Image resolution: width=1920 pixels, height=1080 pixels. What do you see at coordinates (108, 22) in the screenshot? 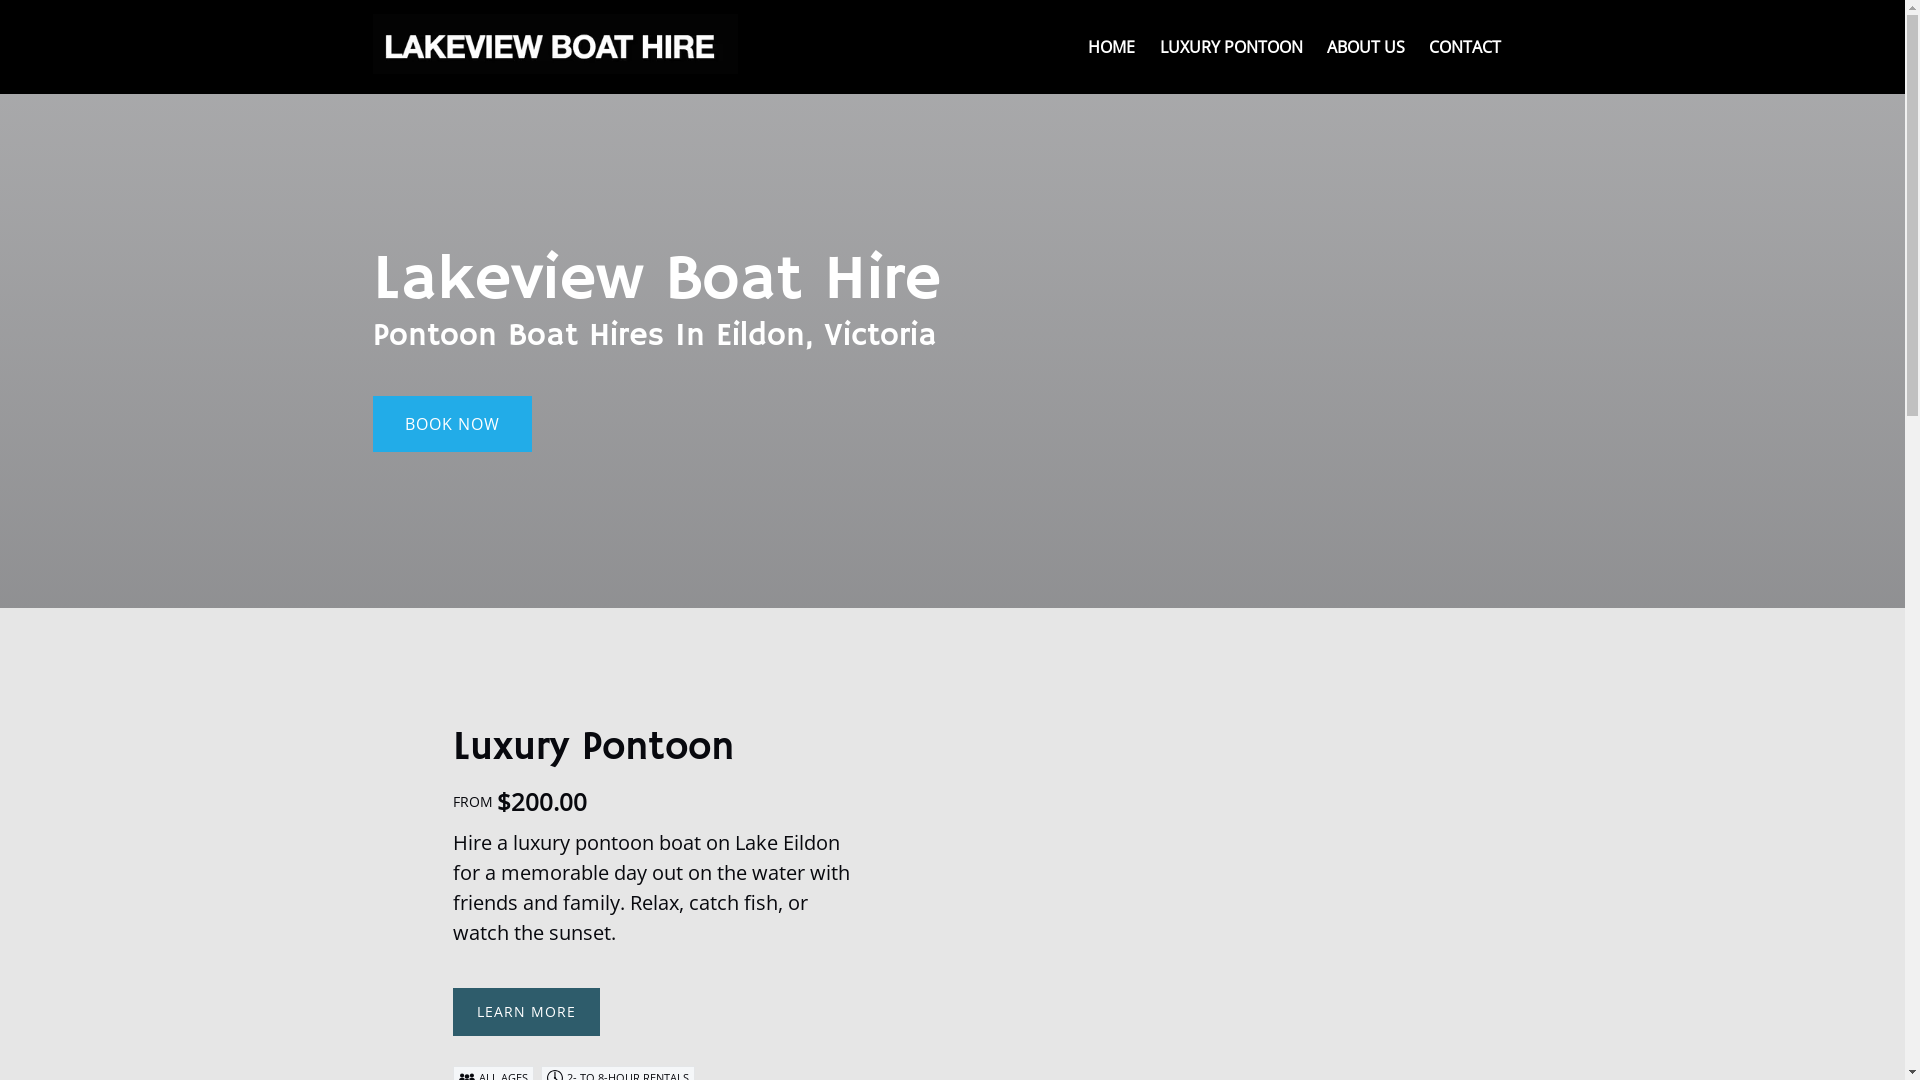
I see `'Skip to primary navigation'` at bounding box center [108, 22].